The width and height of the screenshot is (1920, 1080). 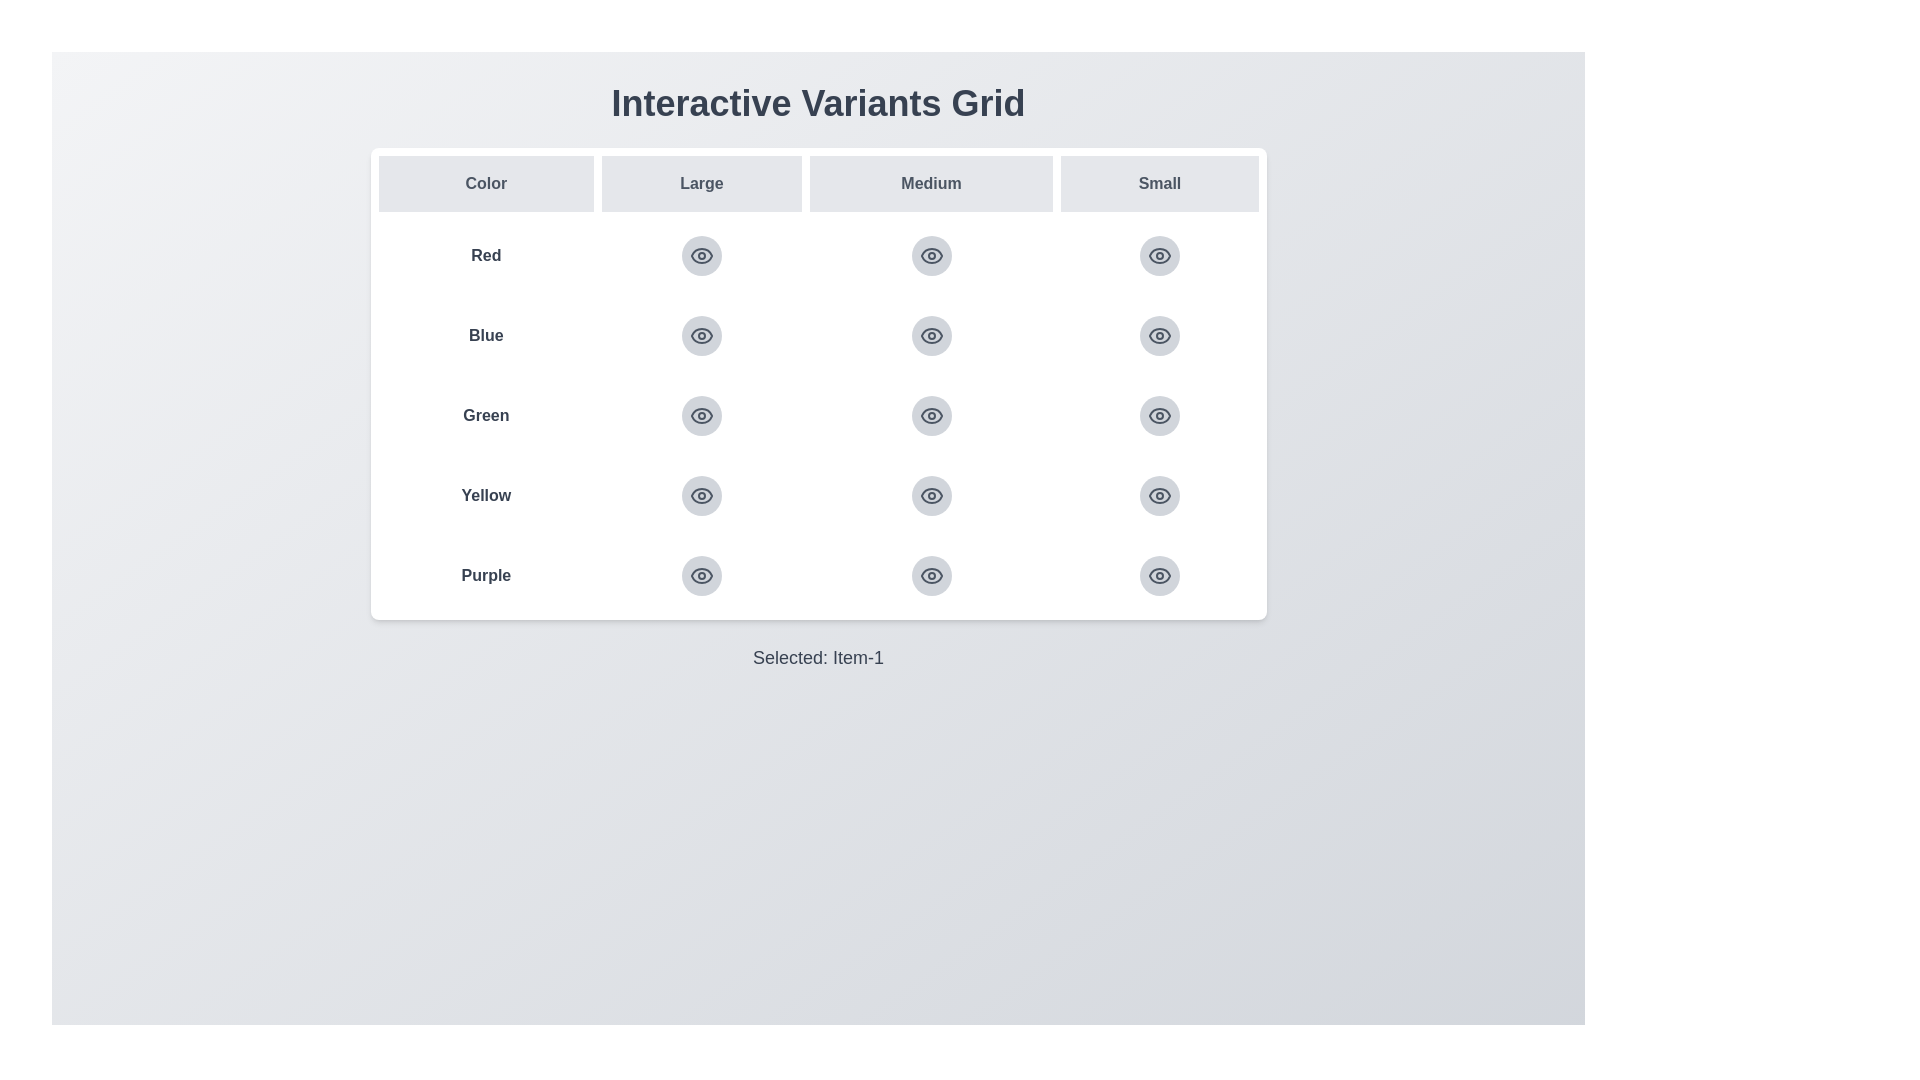 I want to click on the visibility icon located in the last row under the 'Small' column of the grid, so click(x=1160, y=415).